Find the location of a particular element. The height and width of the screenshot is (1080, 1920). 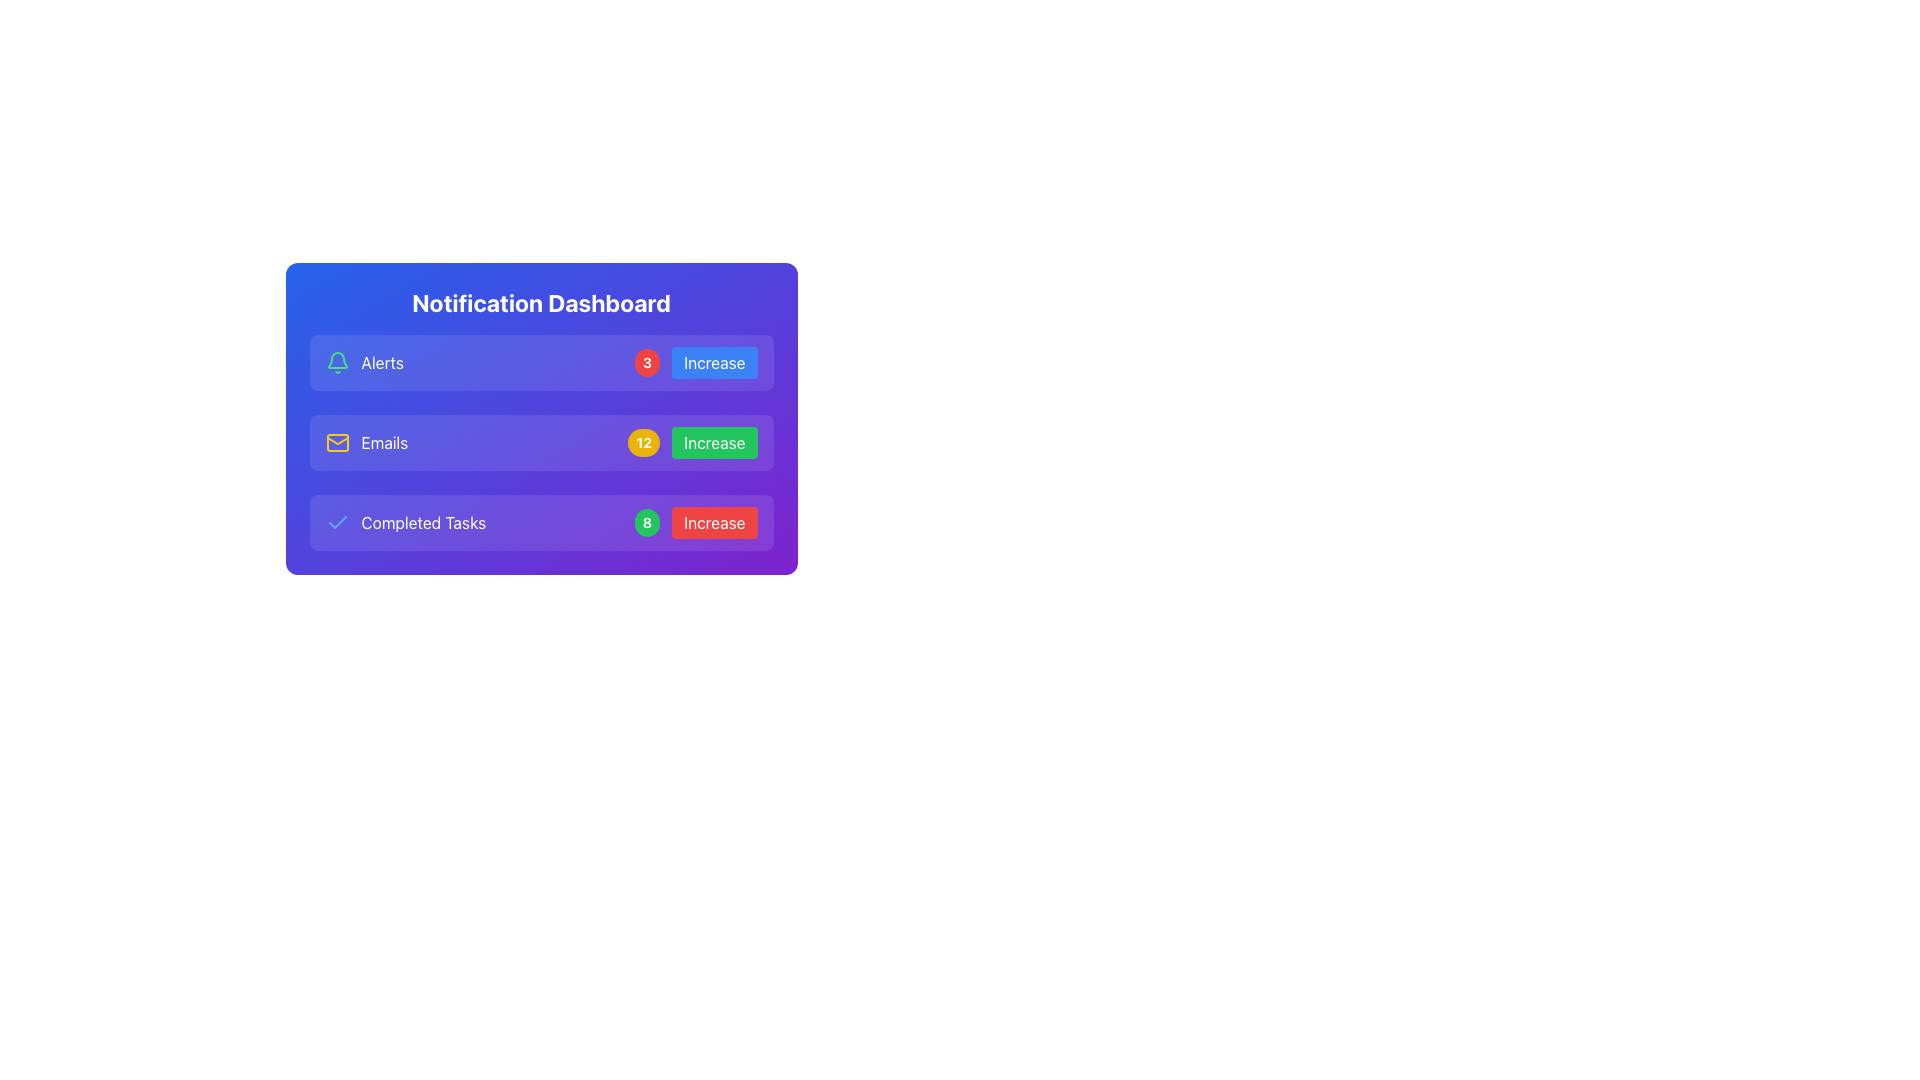

the label displaying a blue checkmark icon followed by the text 'Completed Tasks', located in the bottom section of the list, specifically in the third row, below 'Emails' and above a green '8' counter and an 'Increase' button is located at coordinates (404, 522).